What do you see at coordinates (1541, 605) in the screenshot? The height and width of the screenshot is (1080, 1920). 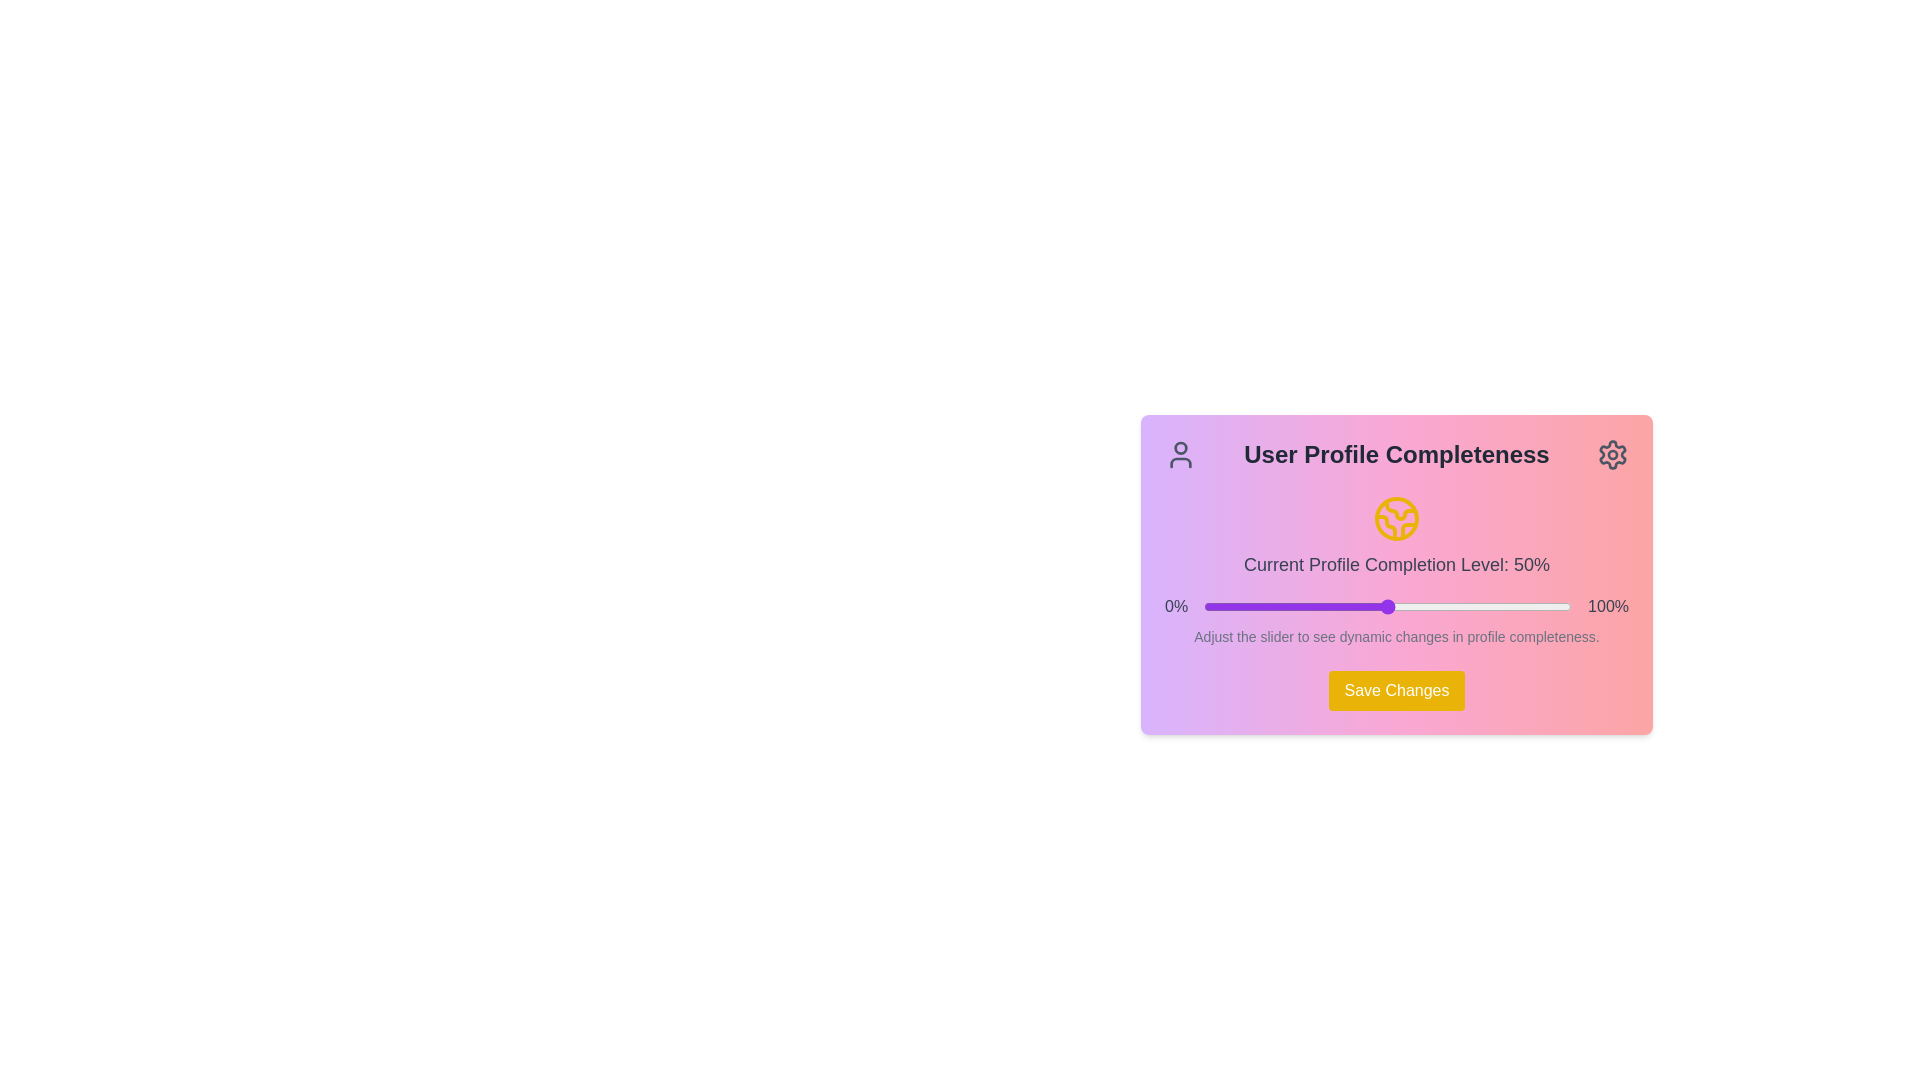 I see `the profile completion percentage` at bounding box center [1541, 605].